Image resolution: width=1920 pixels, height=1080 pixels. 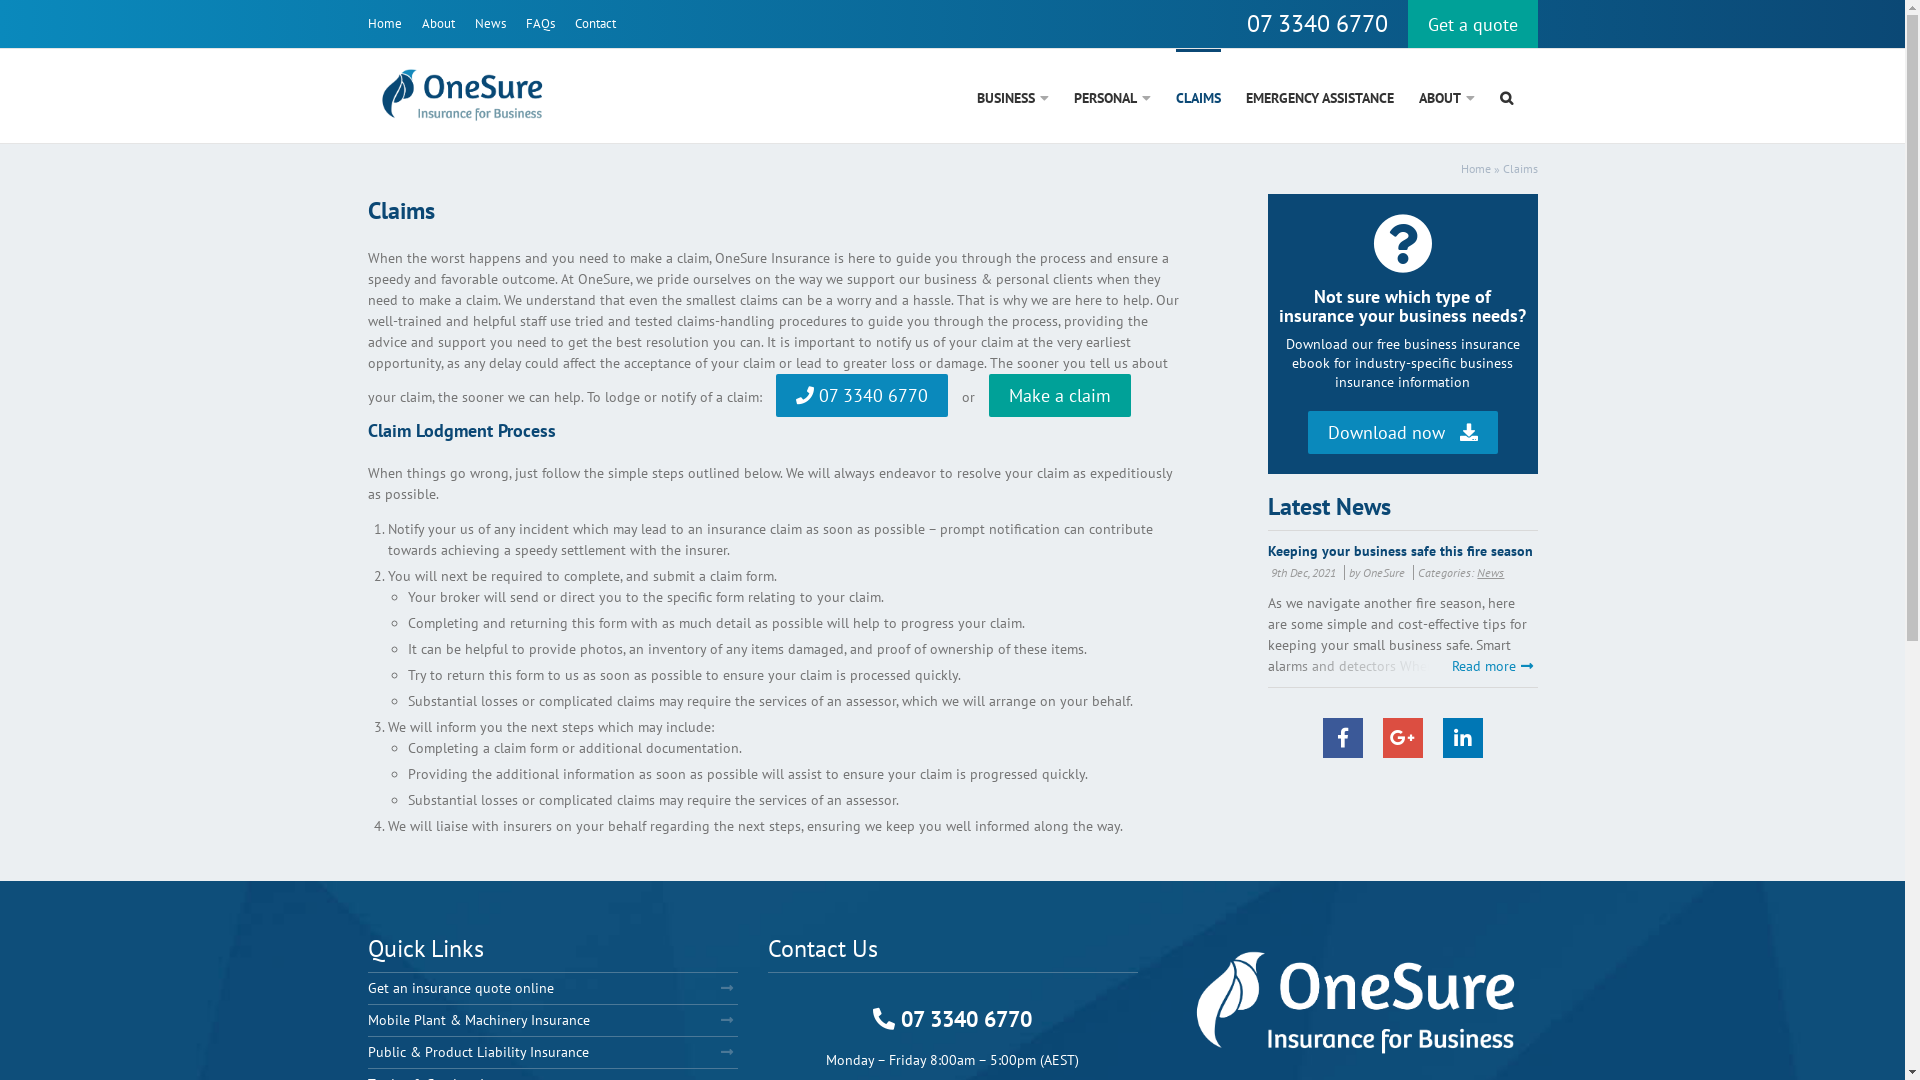 I want to click on 'FAQs', so click(x=540, y=23).